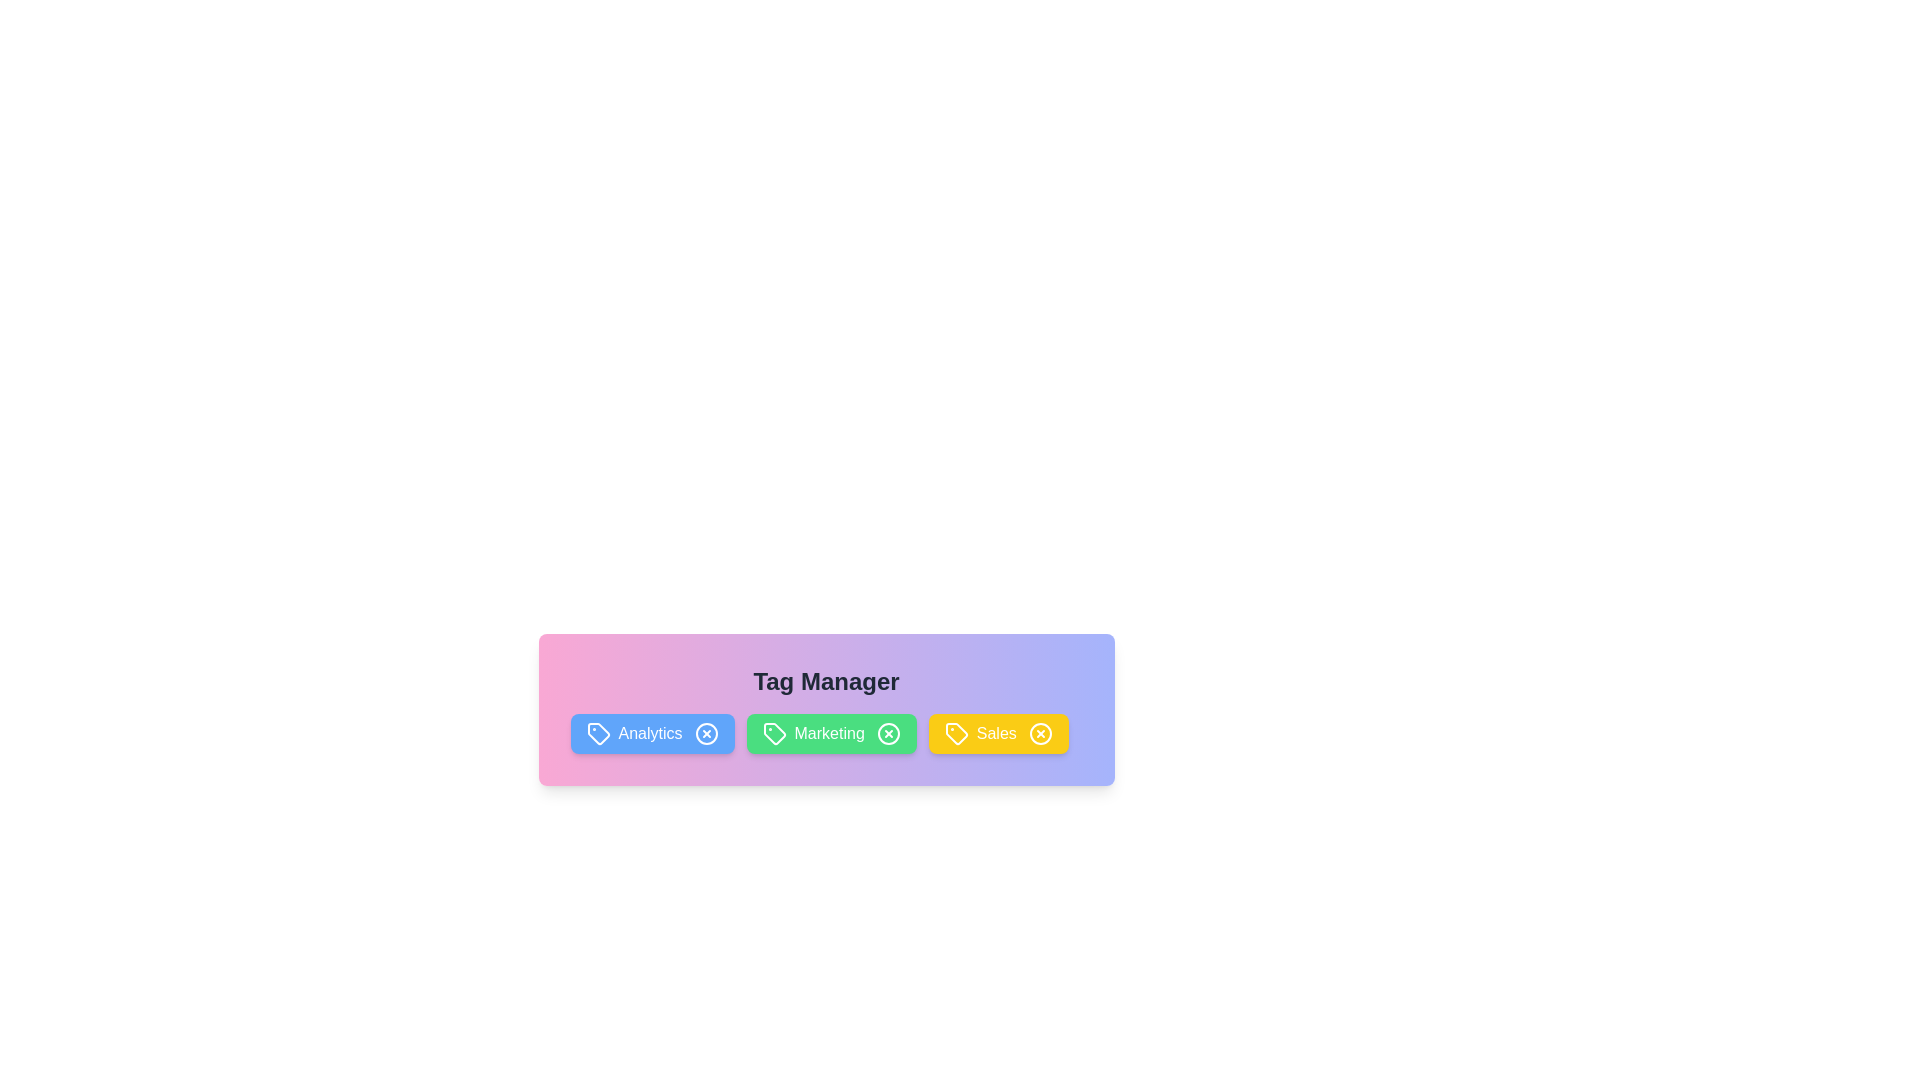 The height and width of the screenshot is (1080, 1920). What do you see at coordinates (1040, 733) in the screenshot?
I see `the close button of the tag labeled Sales` at bounding box center [1040, 733].